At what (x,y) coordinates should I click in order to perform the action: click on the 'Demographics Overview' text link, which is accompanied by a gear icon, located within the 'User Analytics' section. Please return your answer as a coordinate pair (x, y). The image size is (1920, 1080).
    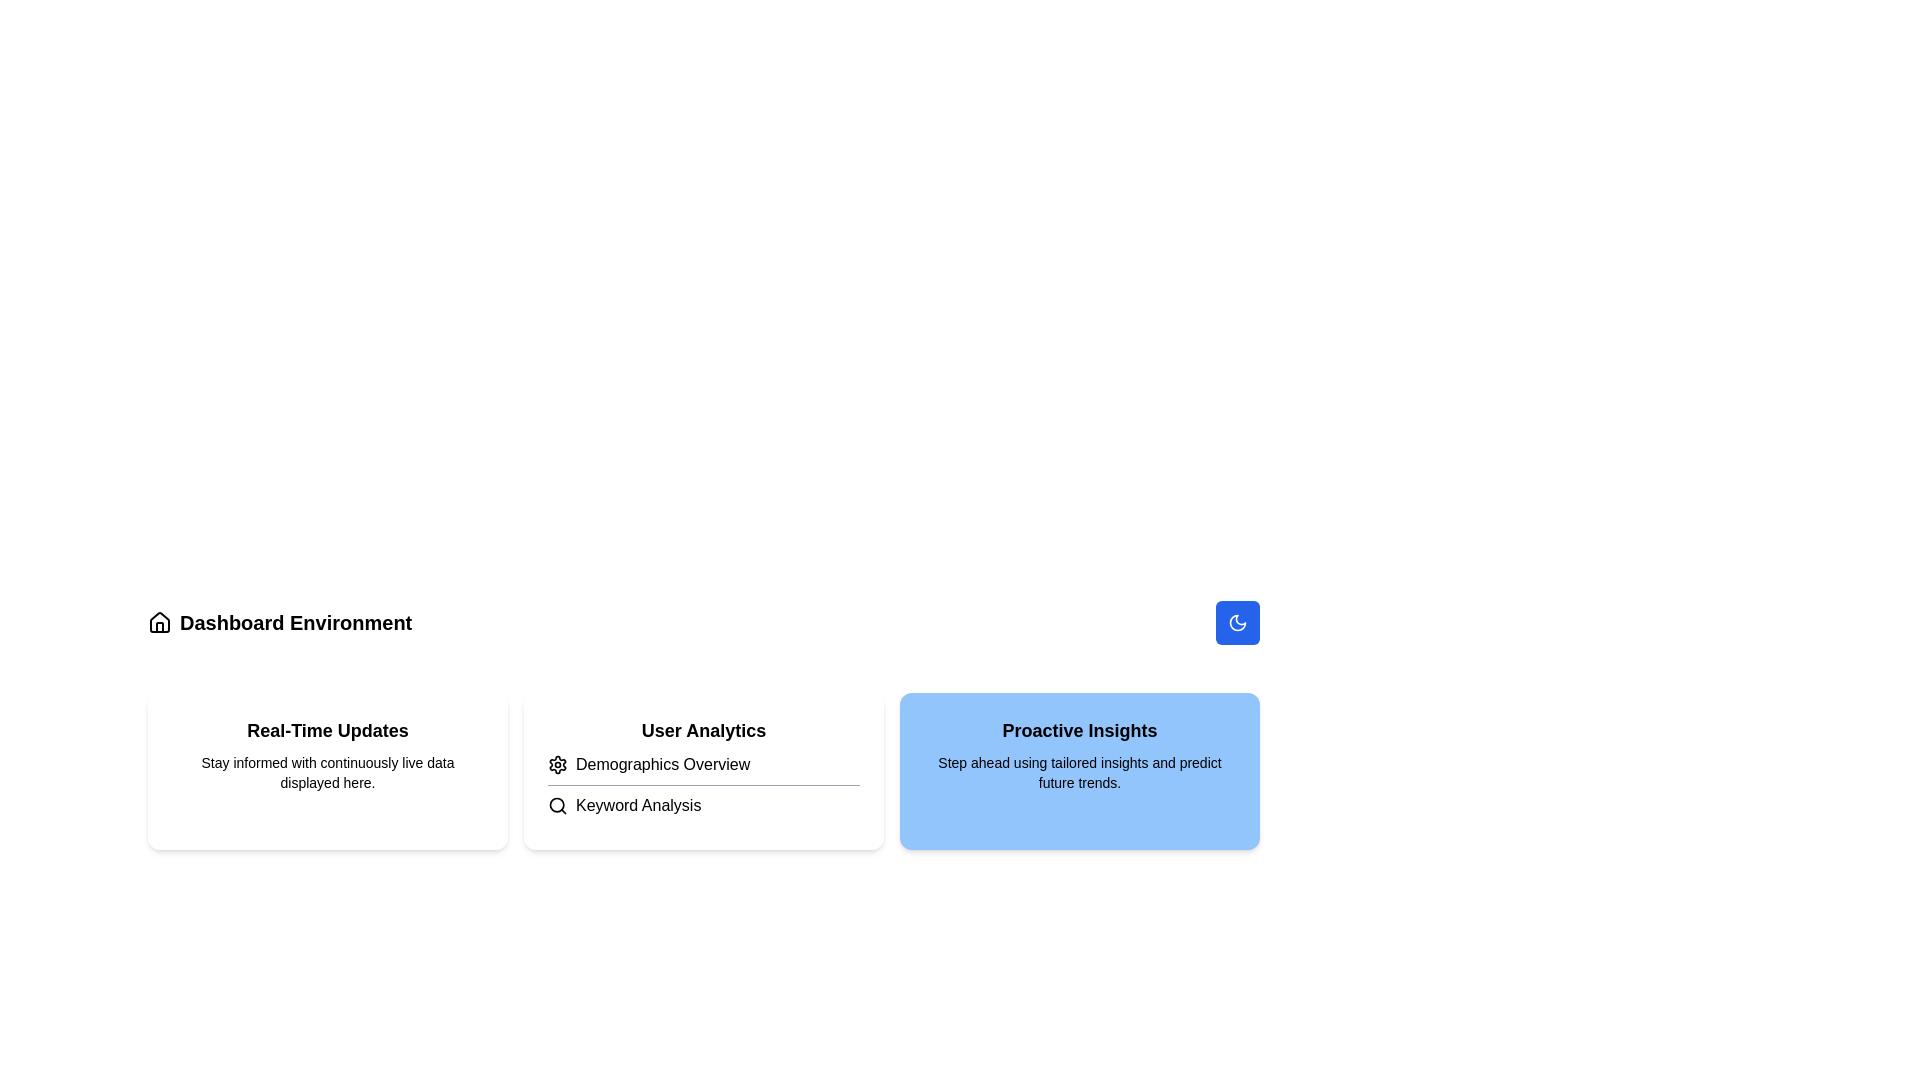
    Looking at the image, I should click on (704, 784).